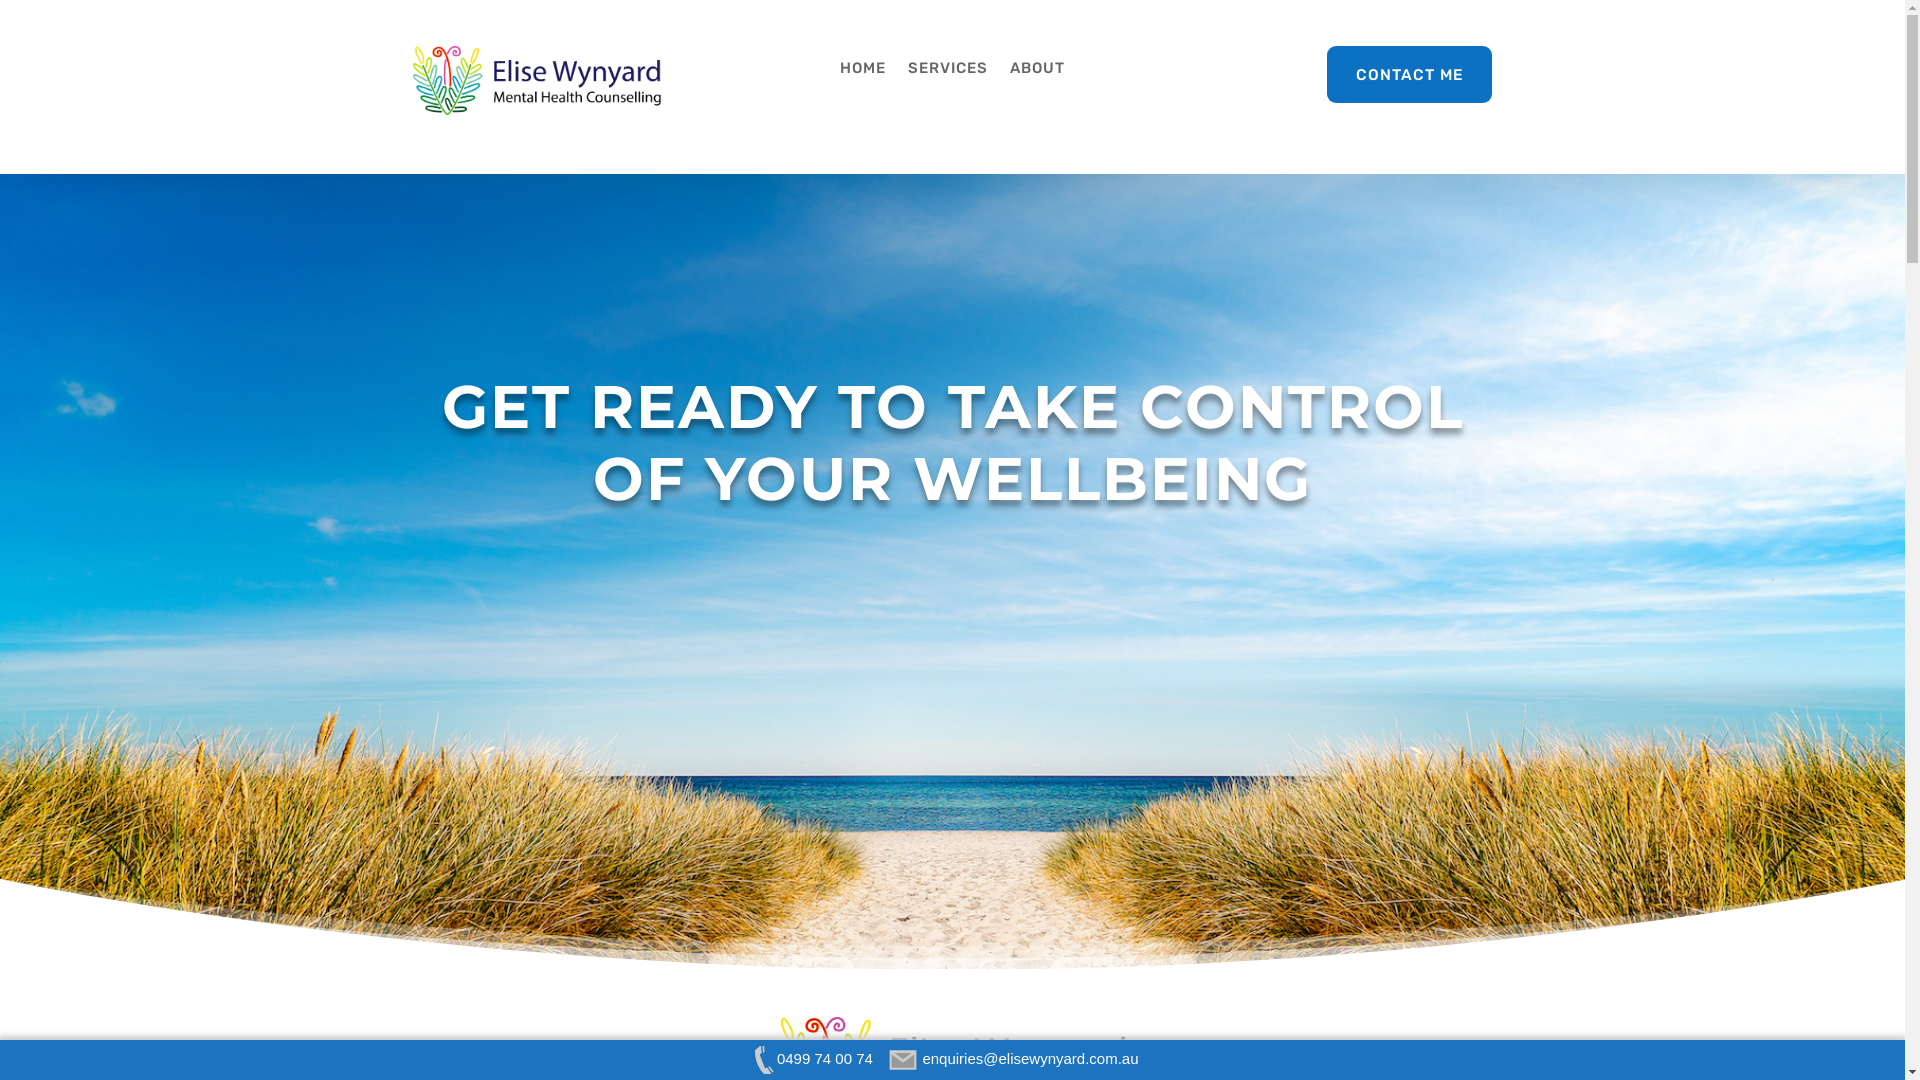 This screenshot has width=1920, height=1080. What do you see at coordinates (946, 71) in the screenshot?
I see `'SERVICES'` at bounding box center [946, 71].